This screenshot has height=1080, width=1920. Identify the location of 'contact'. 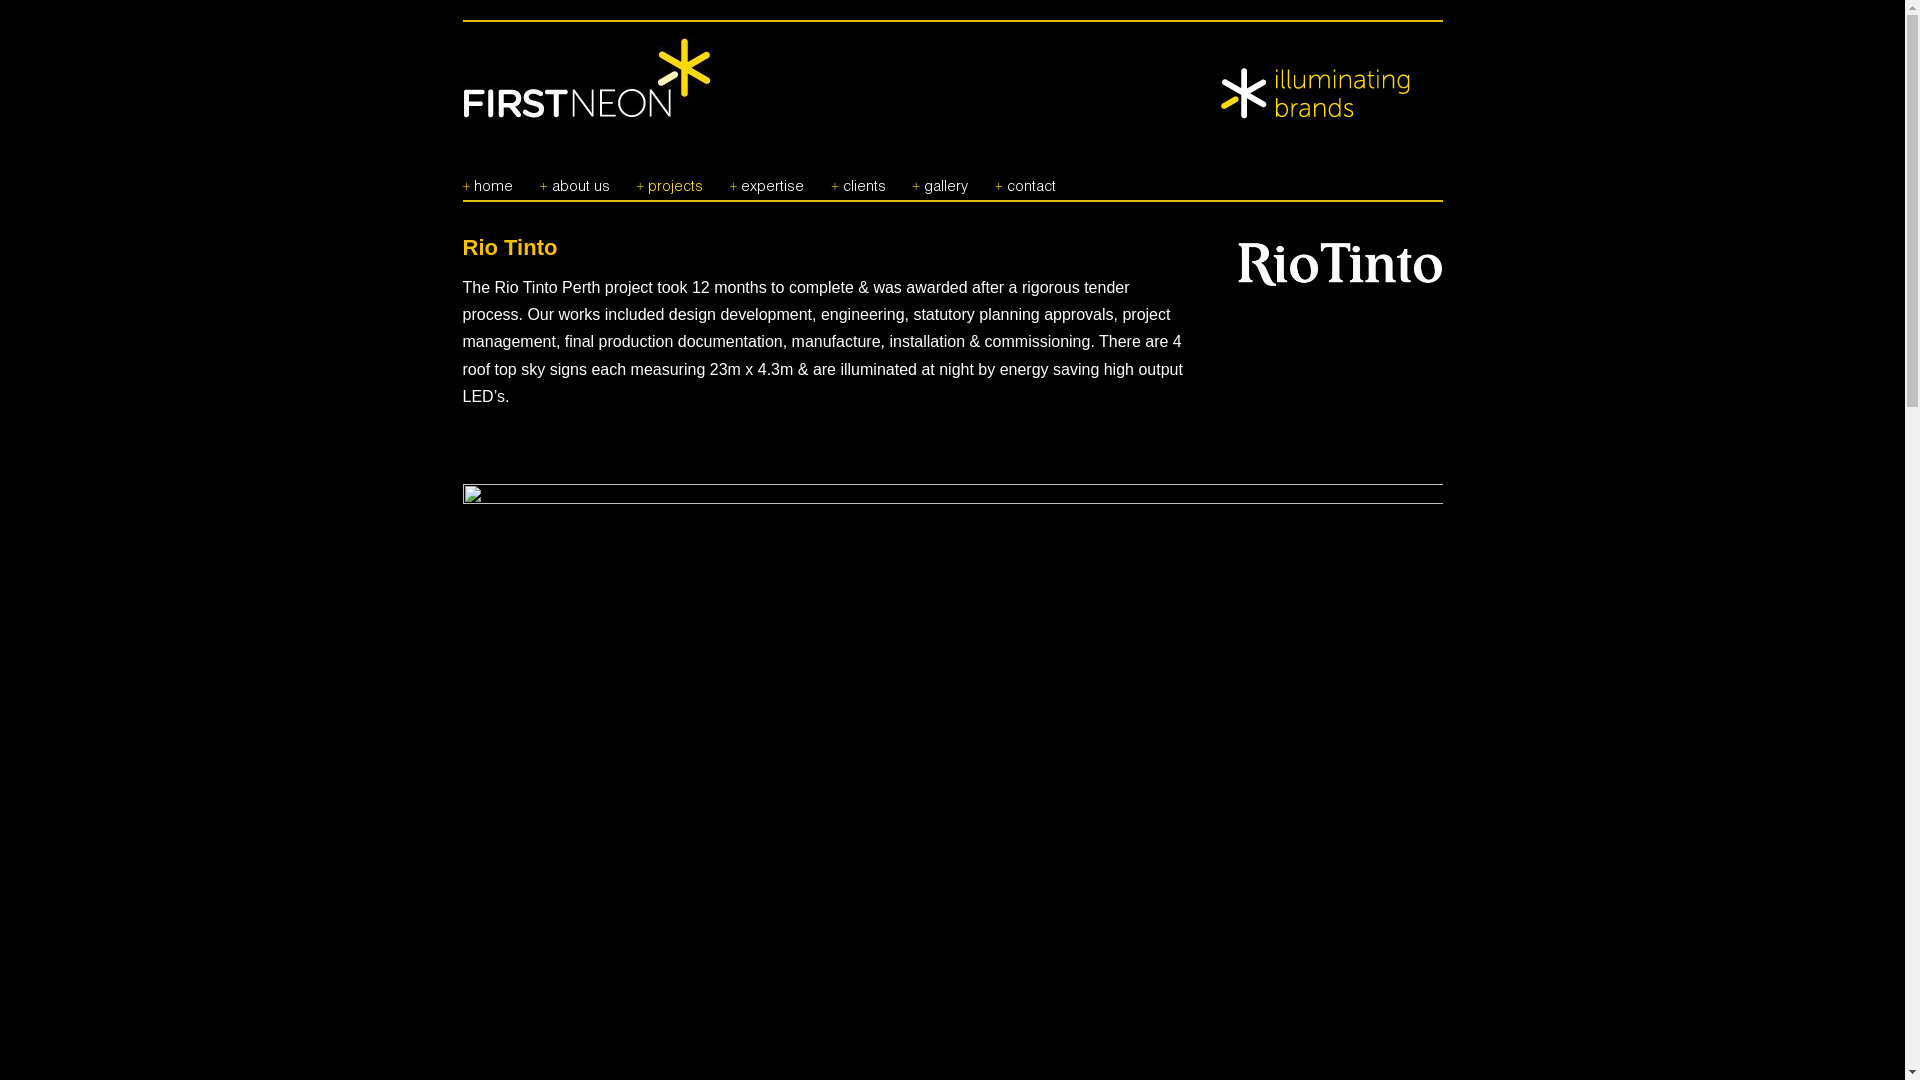
(1025, 178).